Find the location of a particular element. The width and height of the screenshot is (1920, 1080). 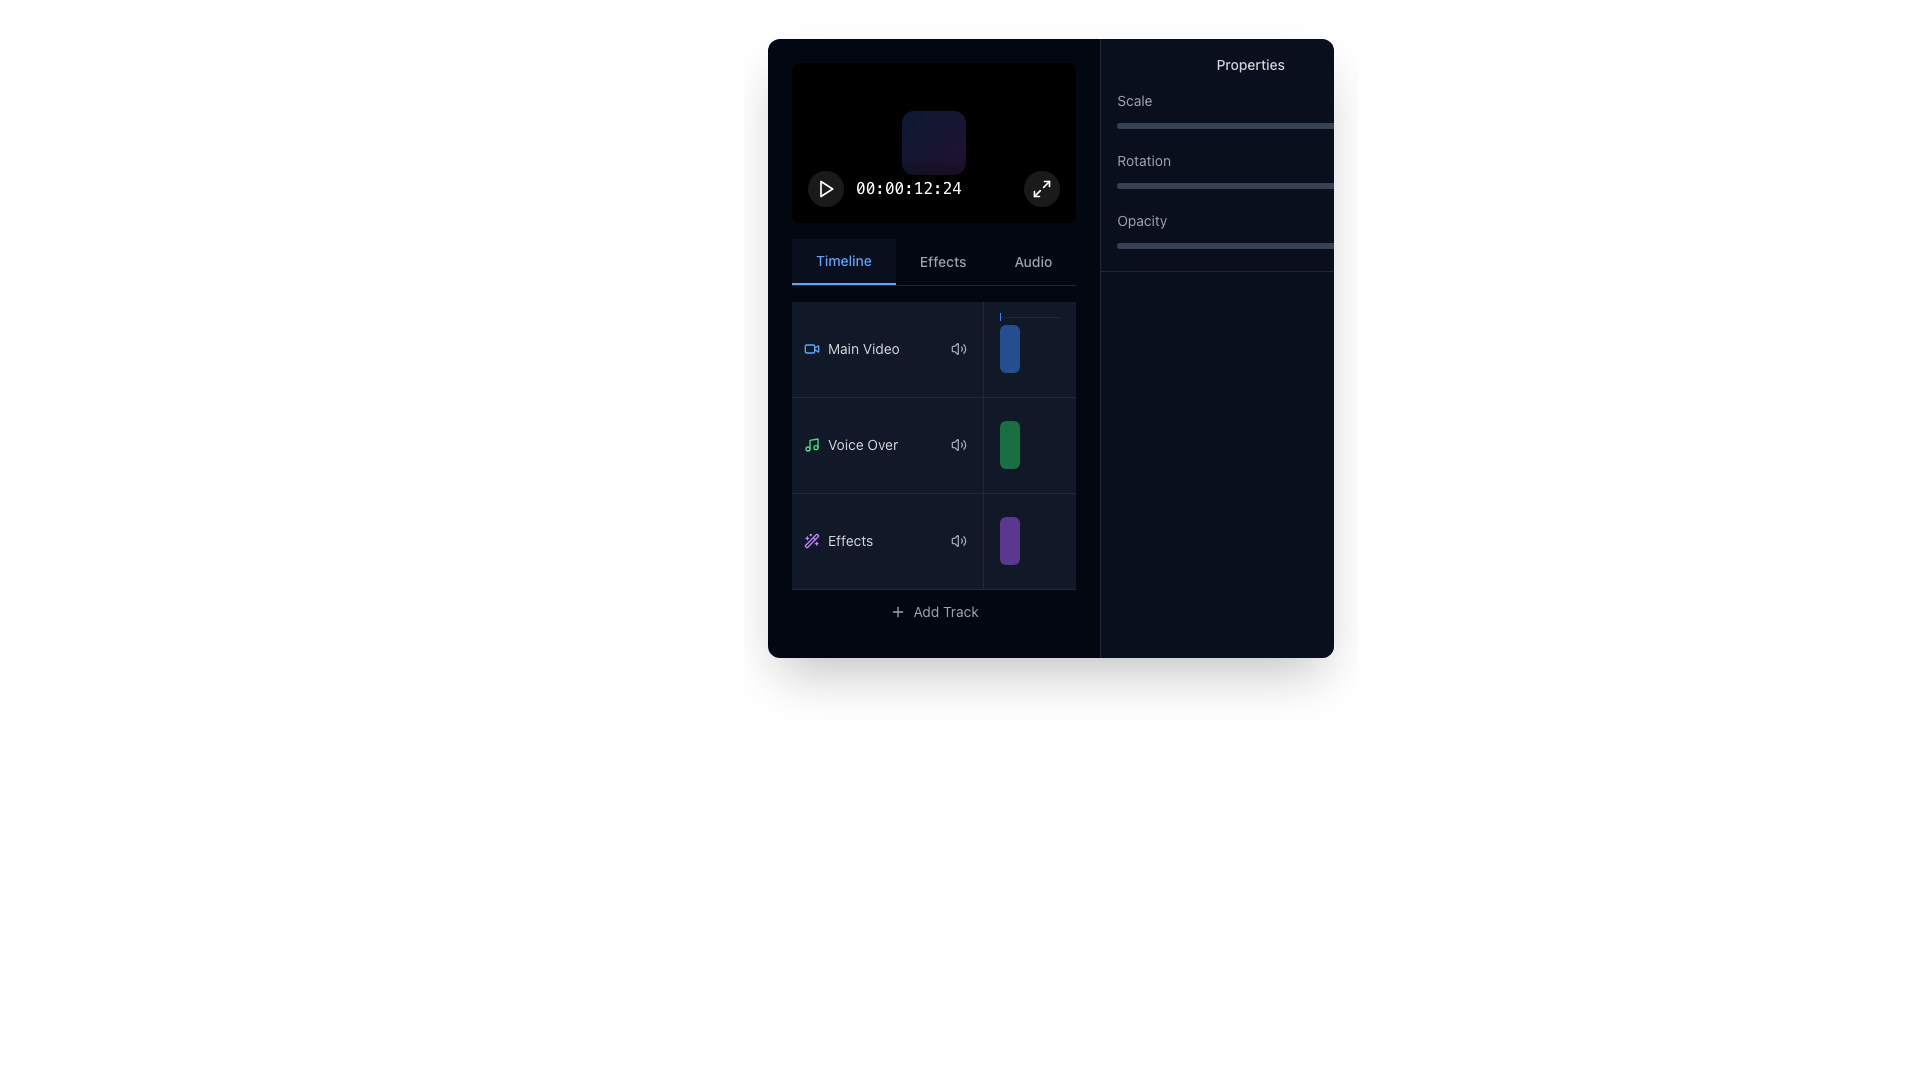

the text label displaying 'Scale' in the 'Properties' section, which is styled in gray and positioned to the left of the '100%' label is located at coordinates (1134, 100).